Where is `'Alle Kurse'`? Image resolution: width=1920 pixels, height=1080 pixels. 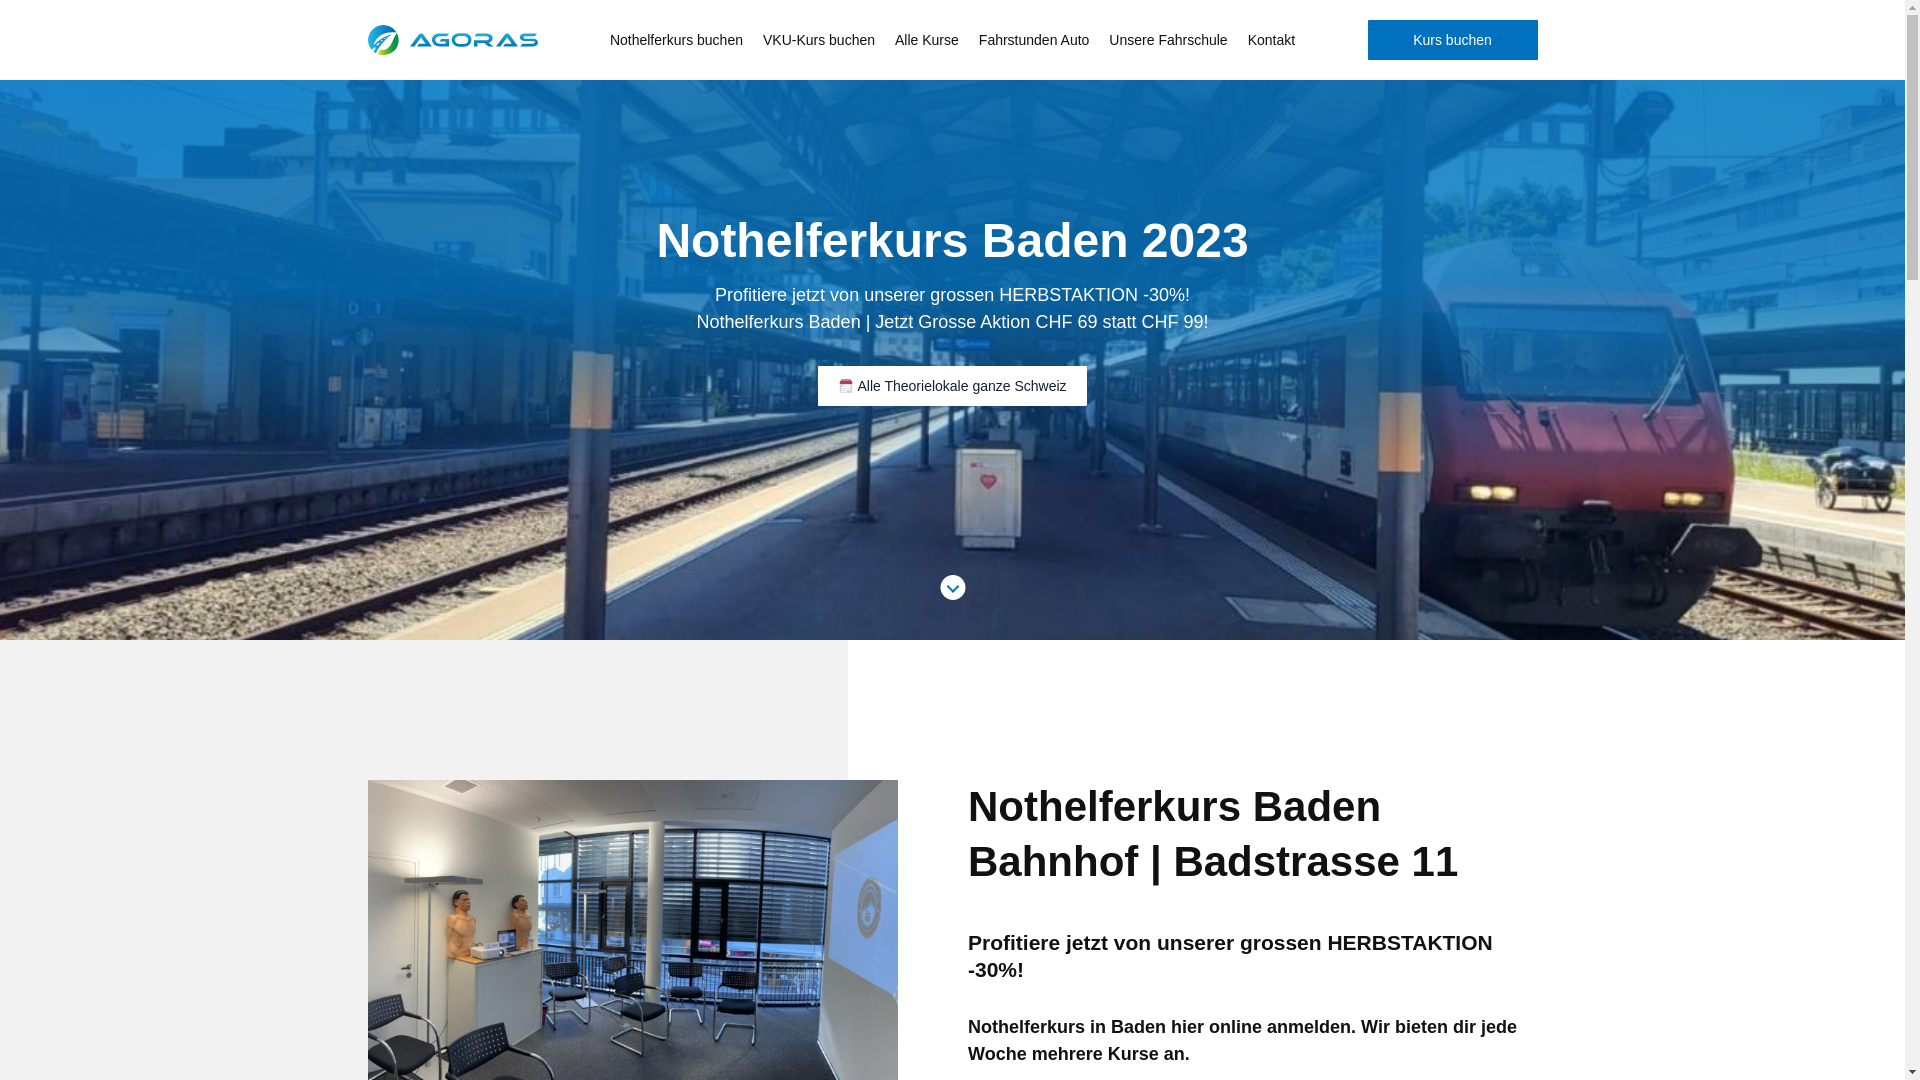
'Alle Kurse' is located at coordinates (925, 40).